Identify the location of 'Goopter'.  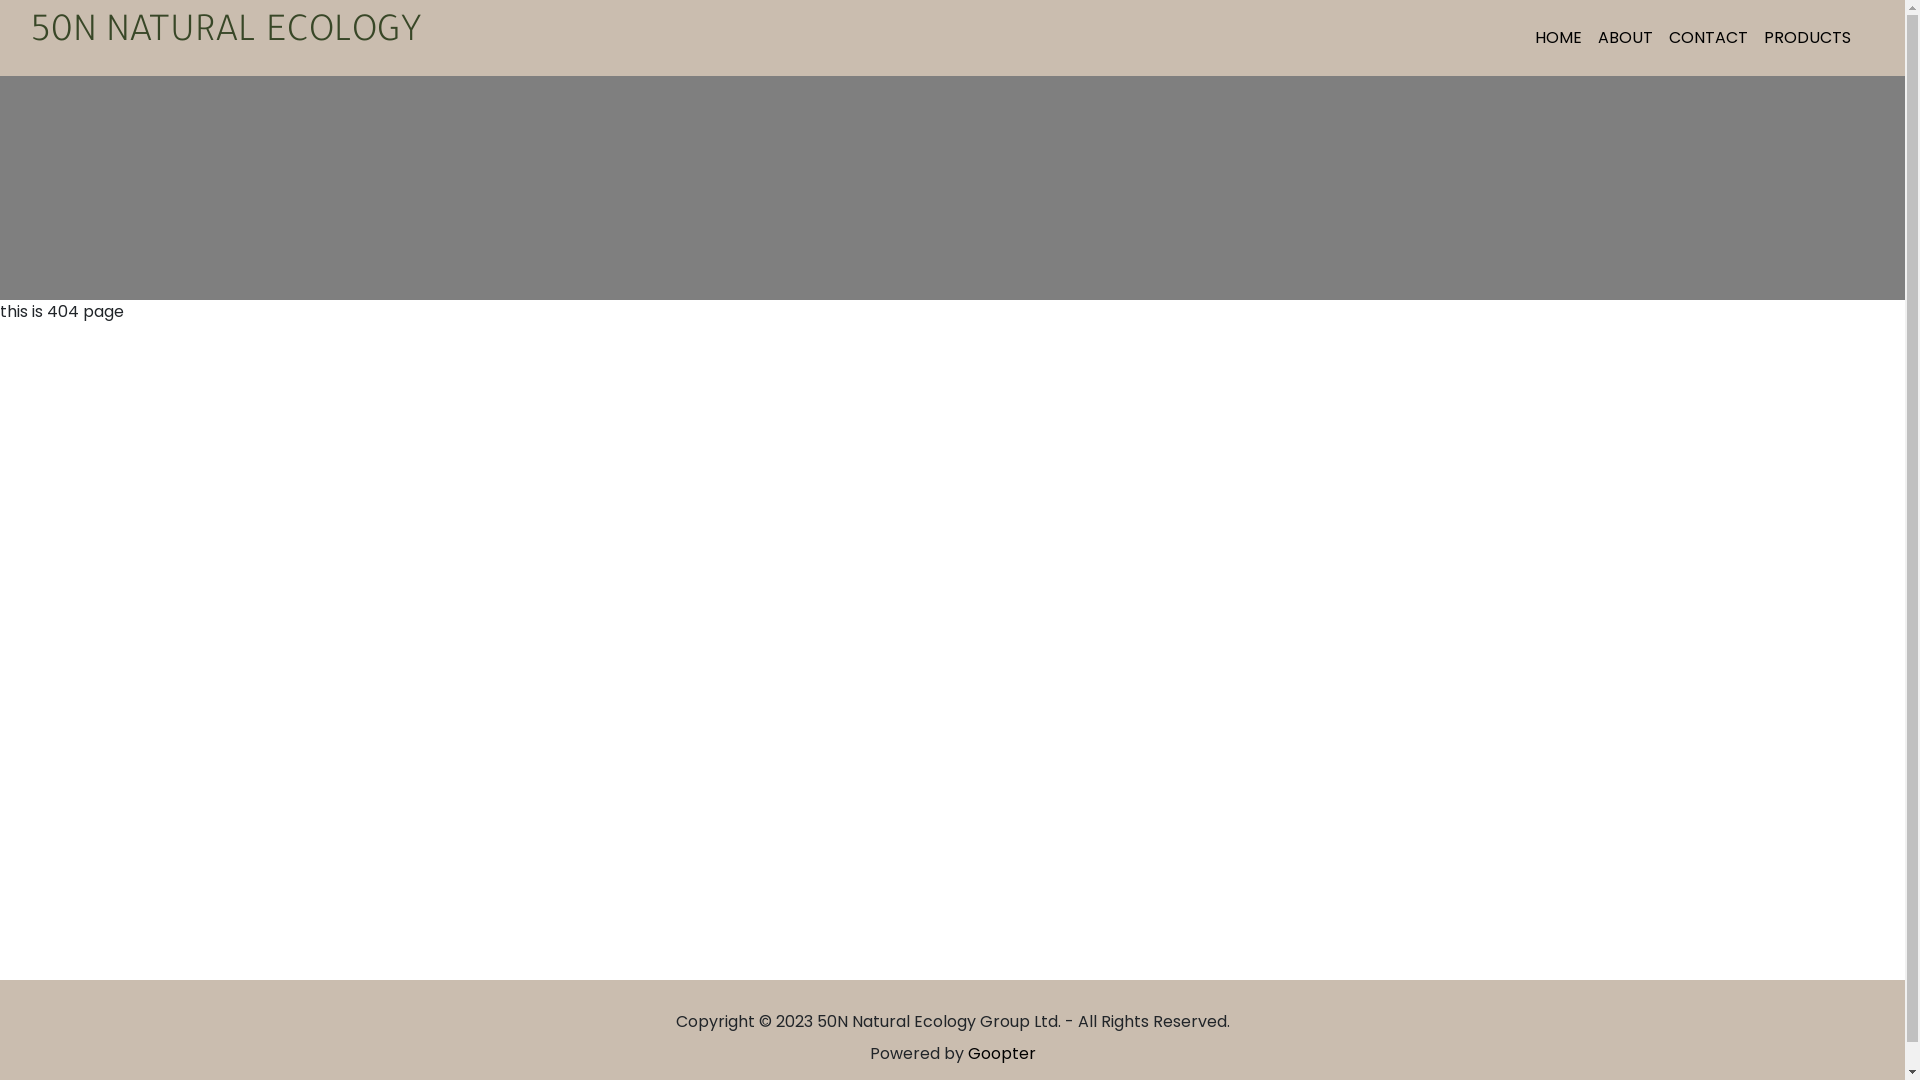
(1002, 1052).